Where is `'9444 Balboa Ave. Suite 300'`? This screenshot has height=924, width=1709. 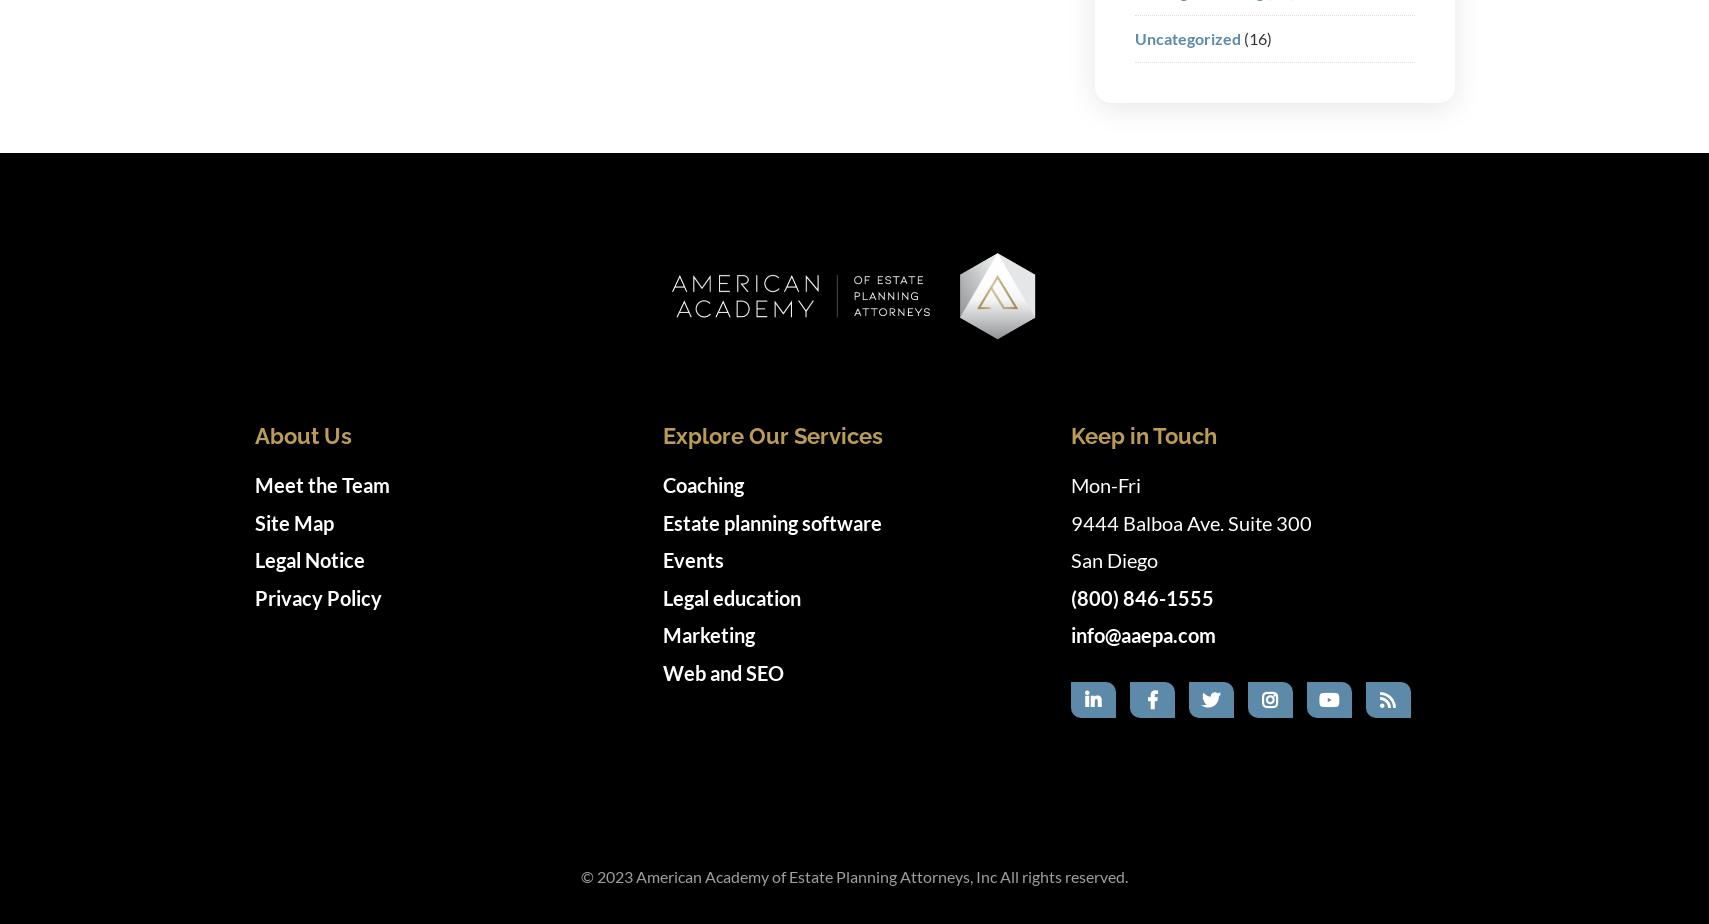
'9444 Balboa Ave. Suite 300' is located at coordinates (1070, 521).